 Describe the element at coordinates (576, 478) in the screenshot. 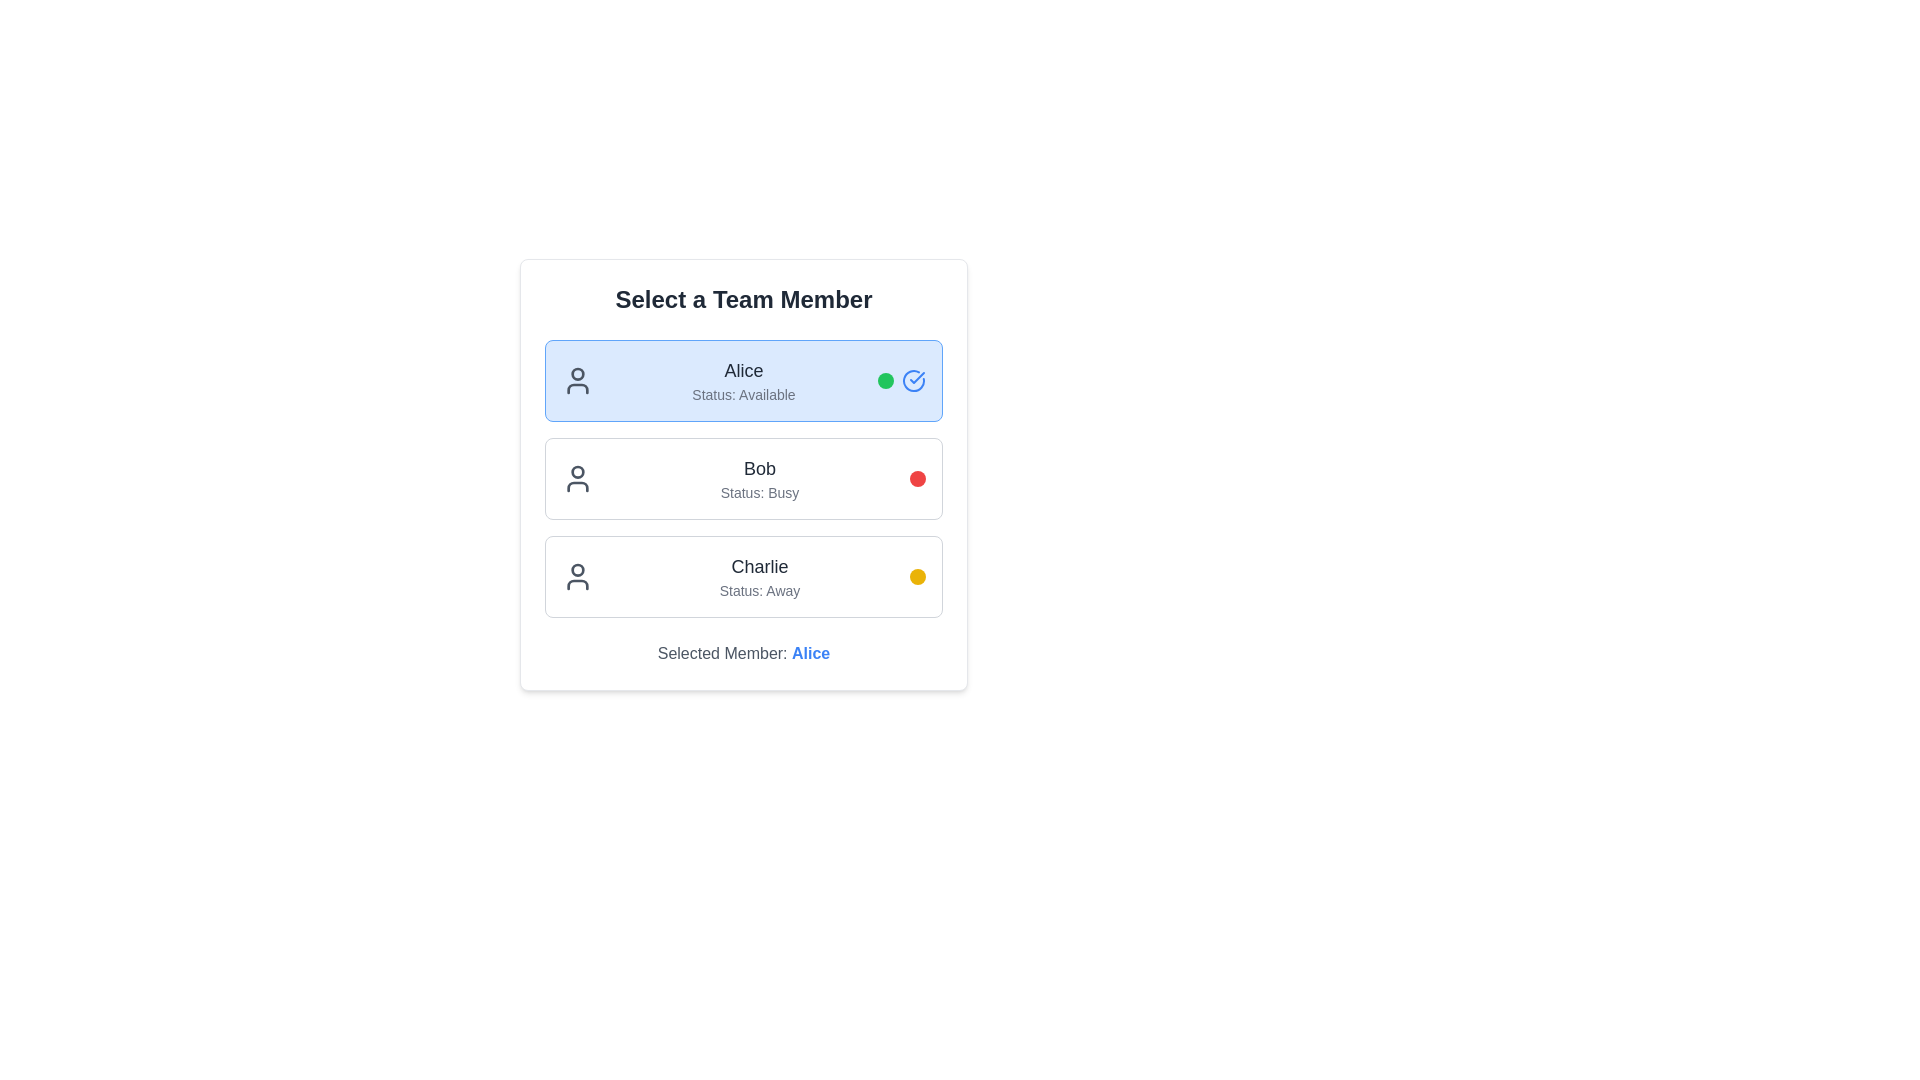

I see `the user profile icon resembling a dark gray circular head with a downward U-shaped body, located before the text 'Bob Status: Busy'` at that location.